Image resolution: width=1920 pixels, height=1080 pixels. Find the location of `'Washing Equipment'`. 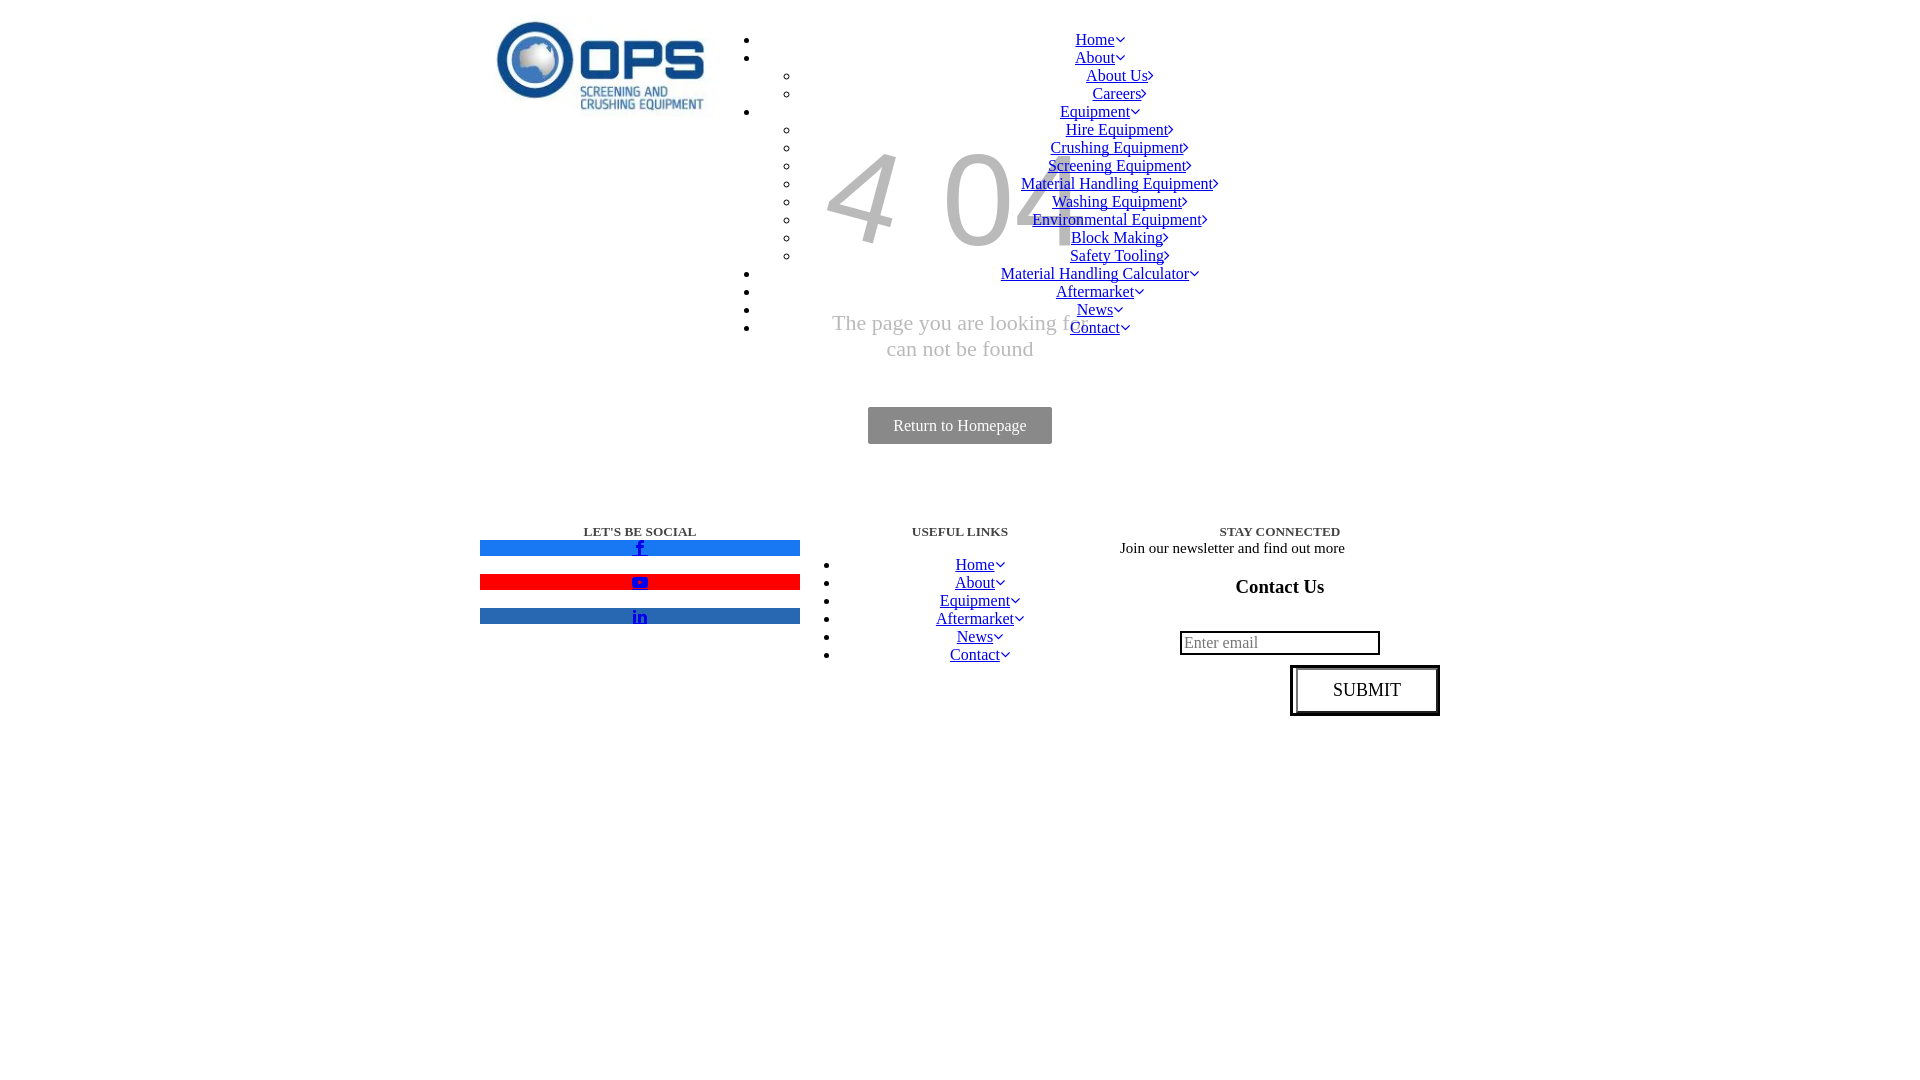

'Washing Equipment' is located at coordinates (1118, 201).